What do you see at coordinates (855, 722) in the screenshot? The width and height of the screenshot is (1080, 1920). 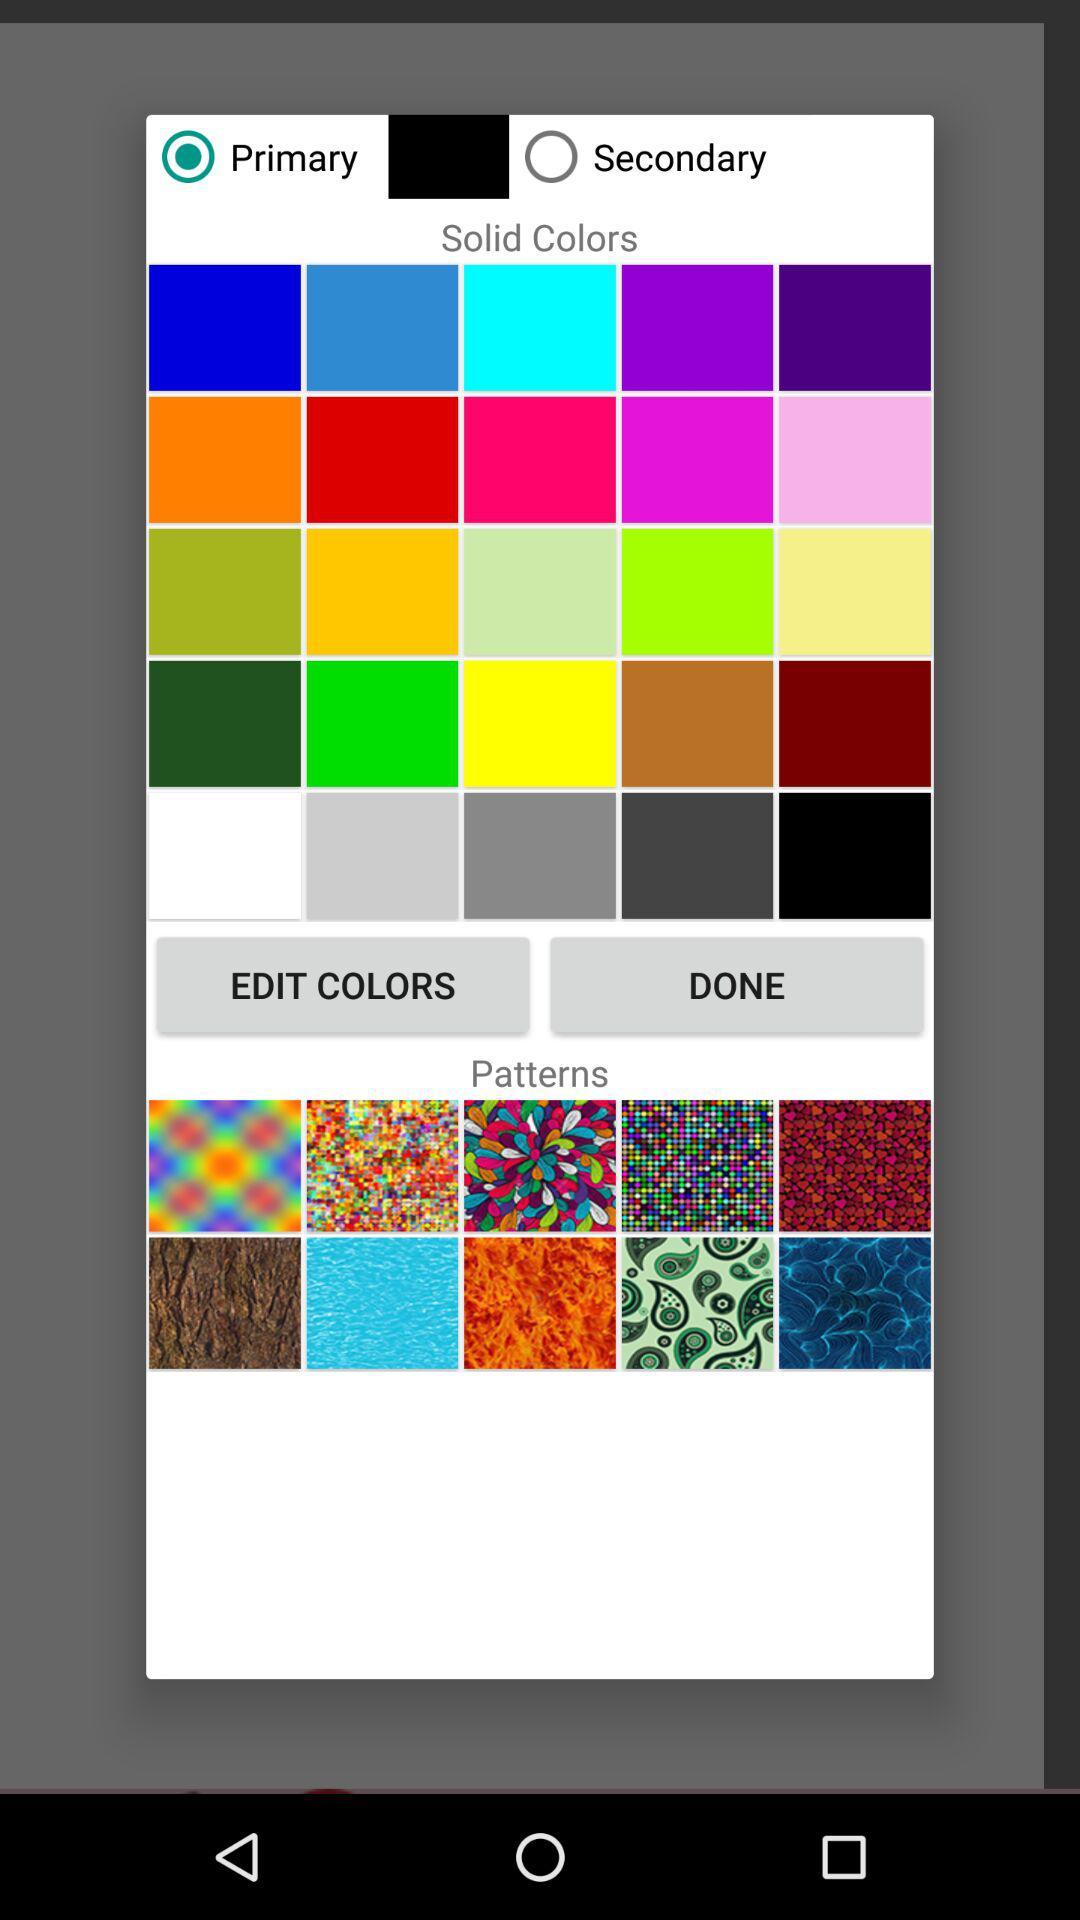 I see `this color` at bounding box center [855, 722].